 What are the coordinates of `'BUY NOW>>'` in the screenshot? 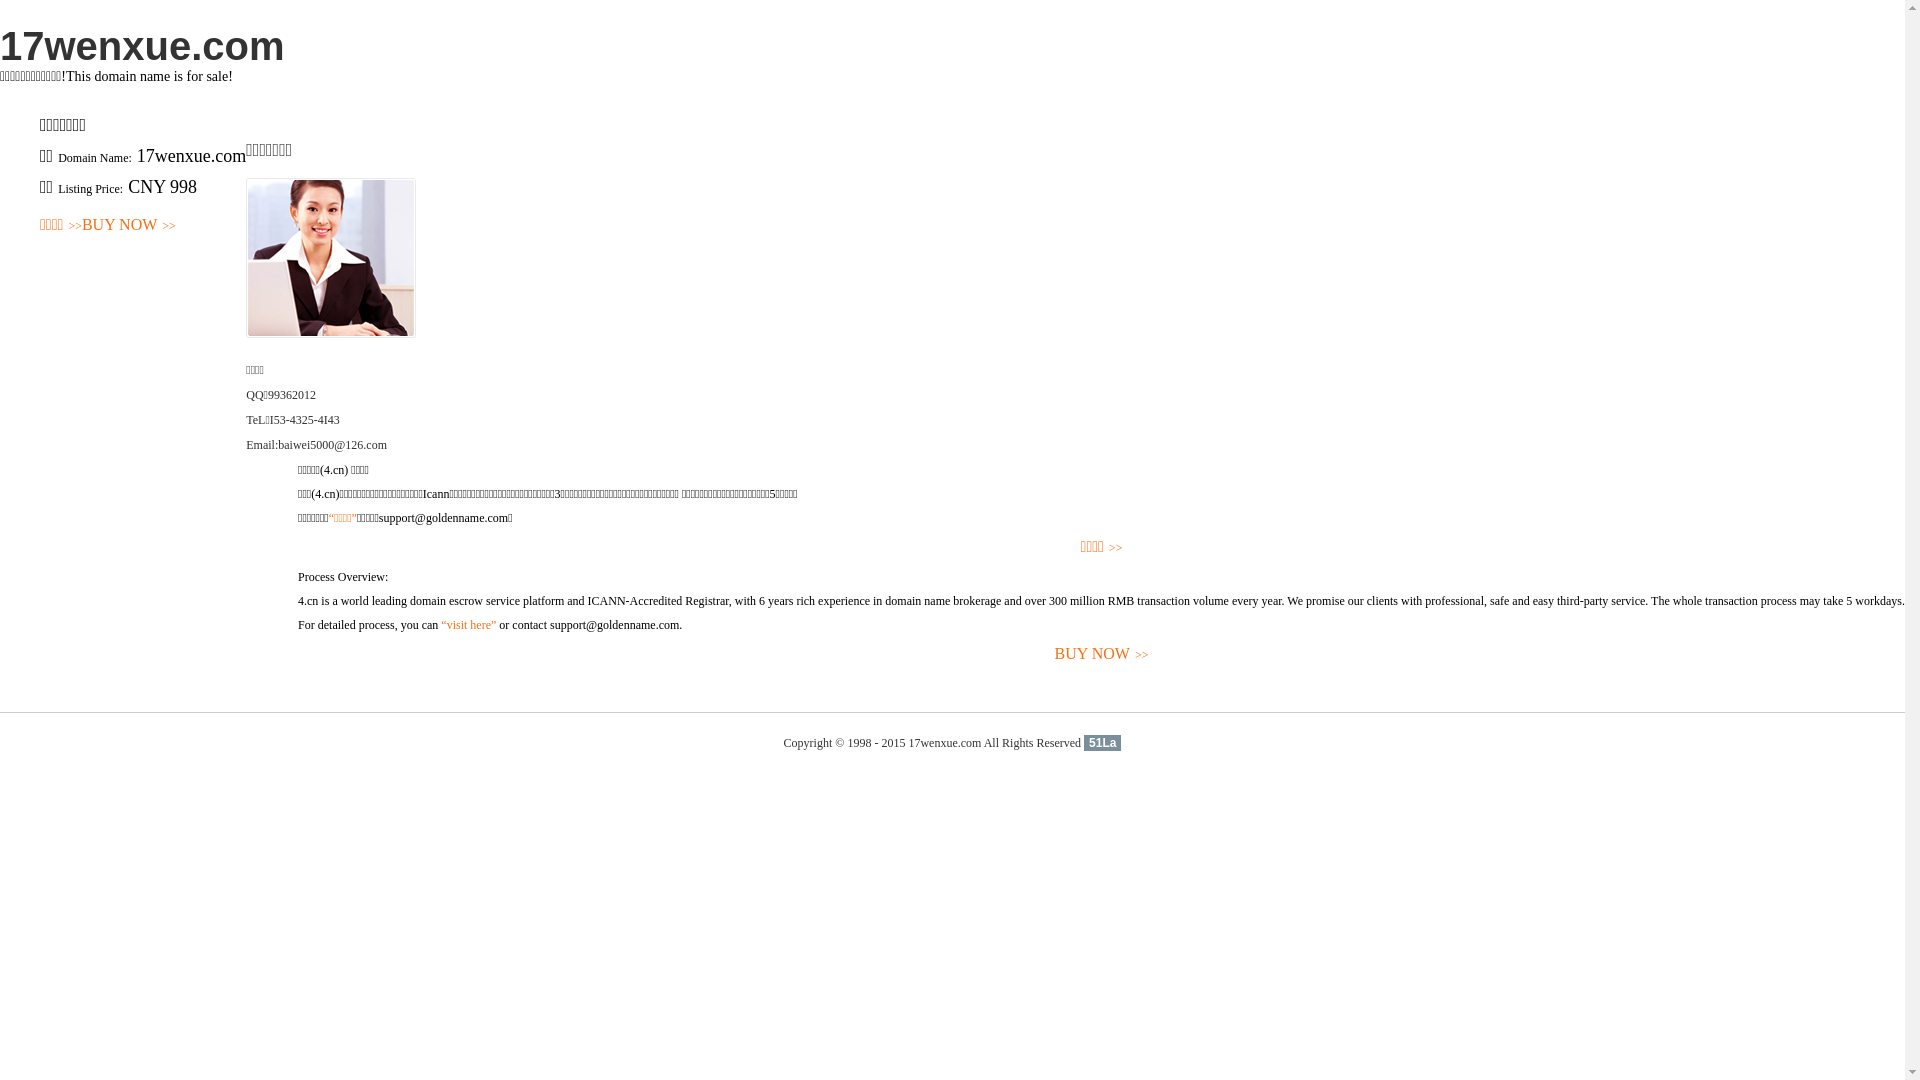 It's located at (128, 225).